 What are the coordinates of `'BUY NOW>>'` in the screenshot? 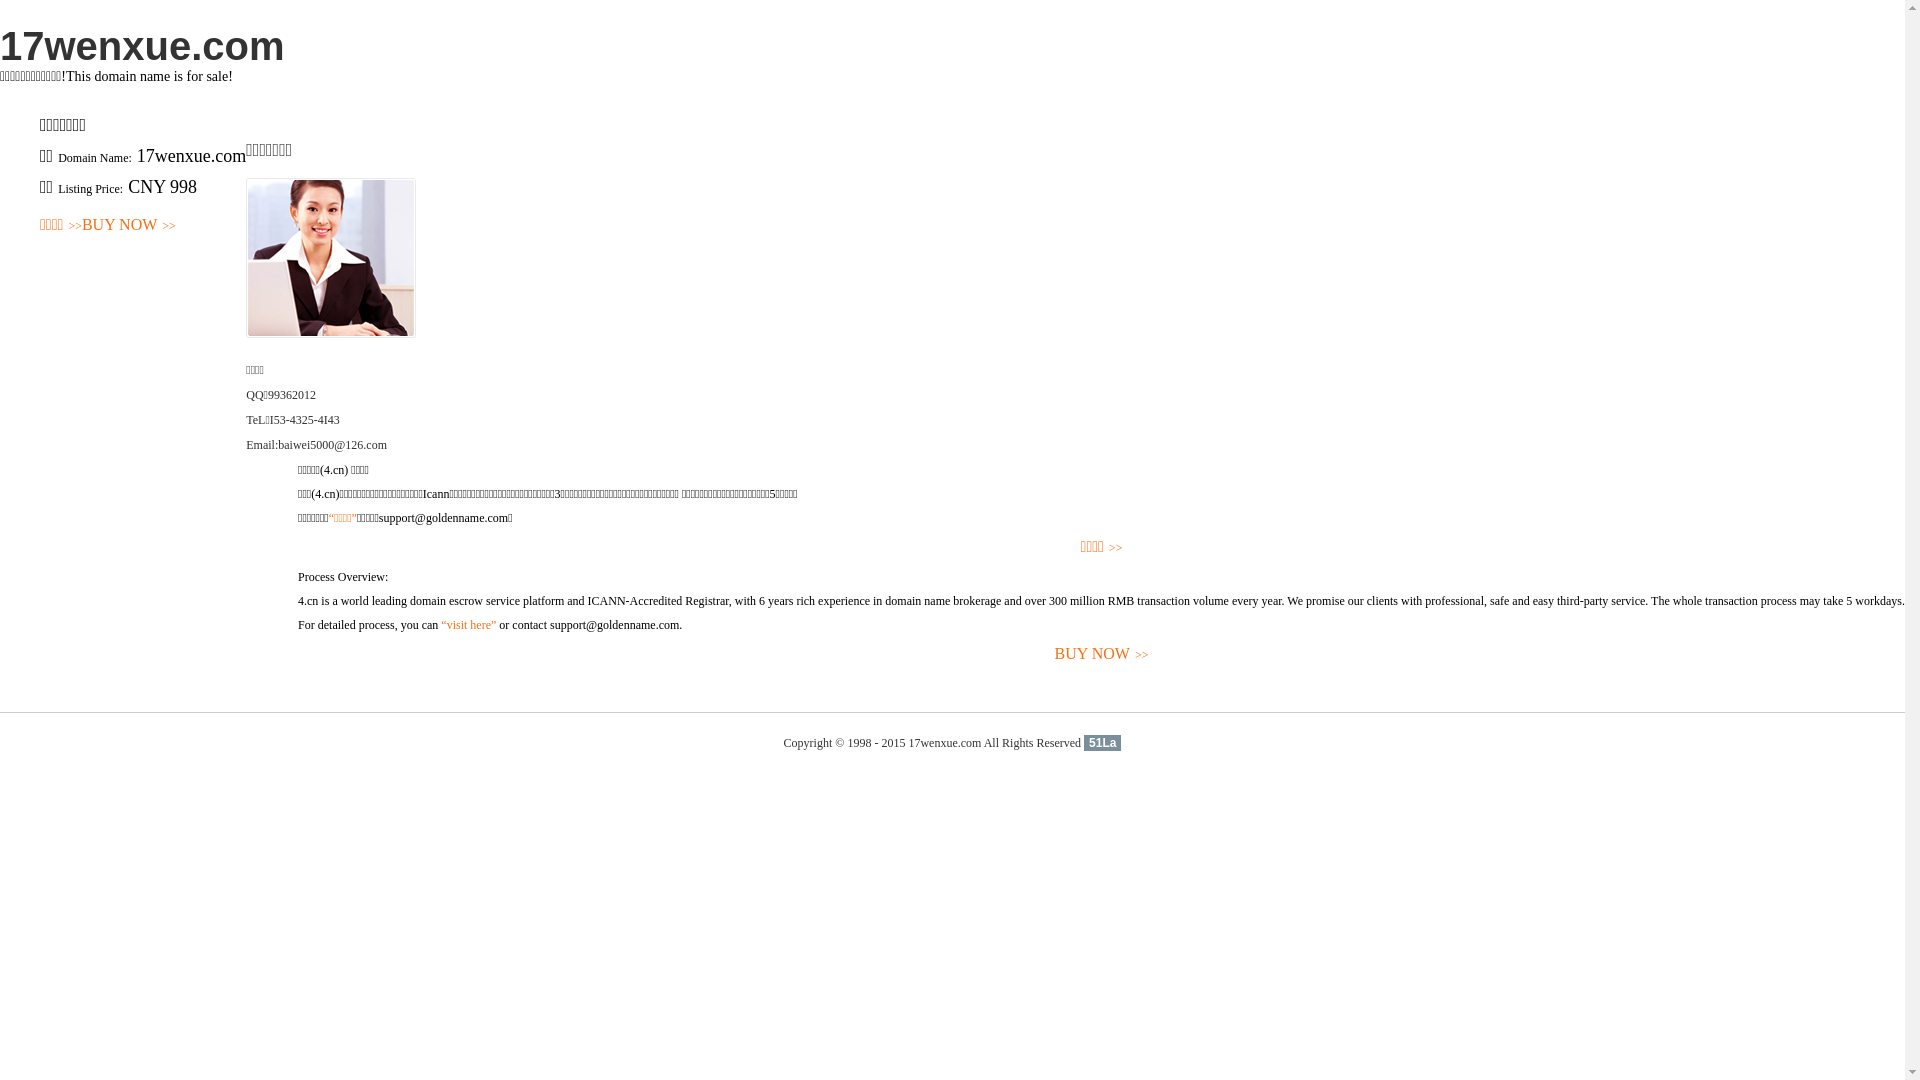 It's located at (128, 225).